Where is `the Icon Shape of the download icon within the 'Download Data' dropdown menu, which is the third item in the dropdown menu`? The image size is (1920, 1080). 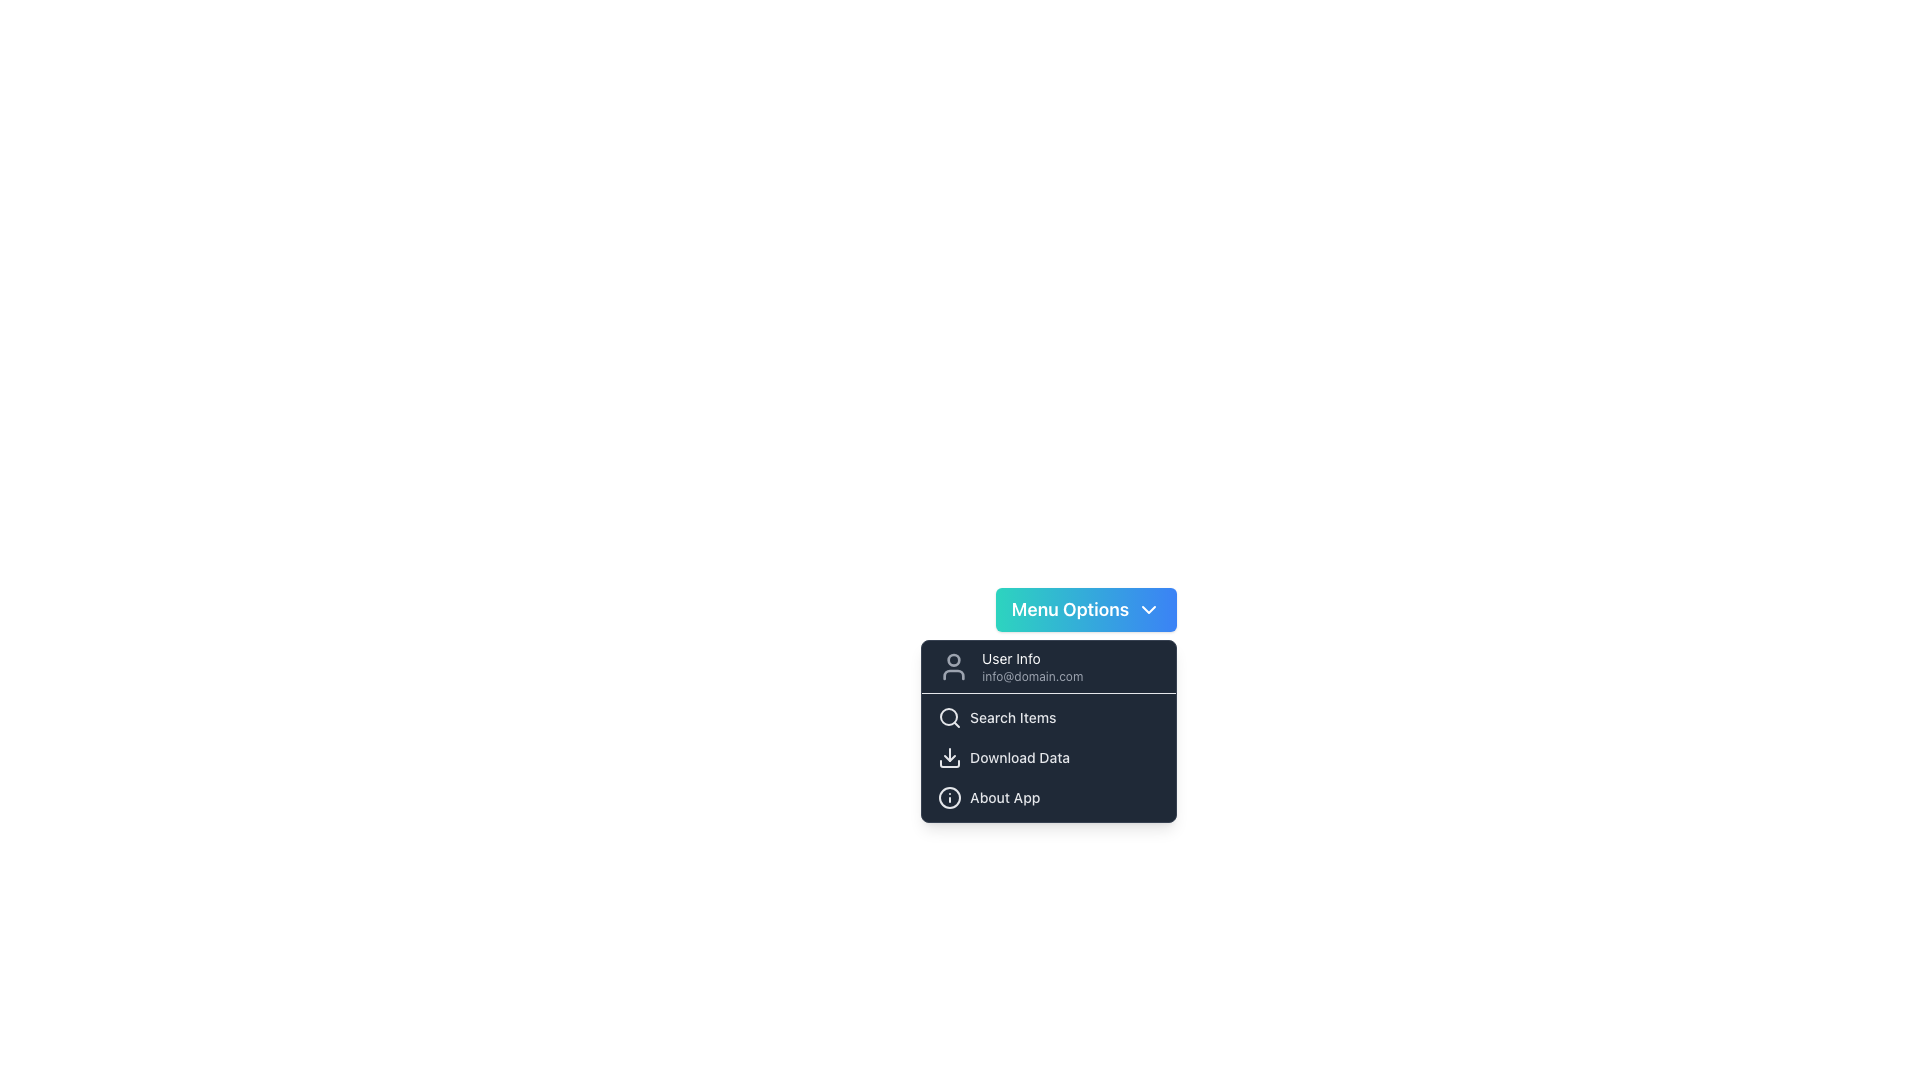
the Icon Shape of the download icon within the 'Download Data' dropdown menu, which is the third item in the dropdown menu is located at coordinates (949, 763).